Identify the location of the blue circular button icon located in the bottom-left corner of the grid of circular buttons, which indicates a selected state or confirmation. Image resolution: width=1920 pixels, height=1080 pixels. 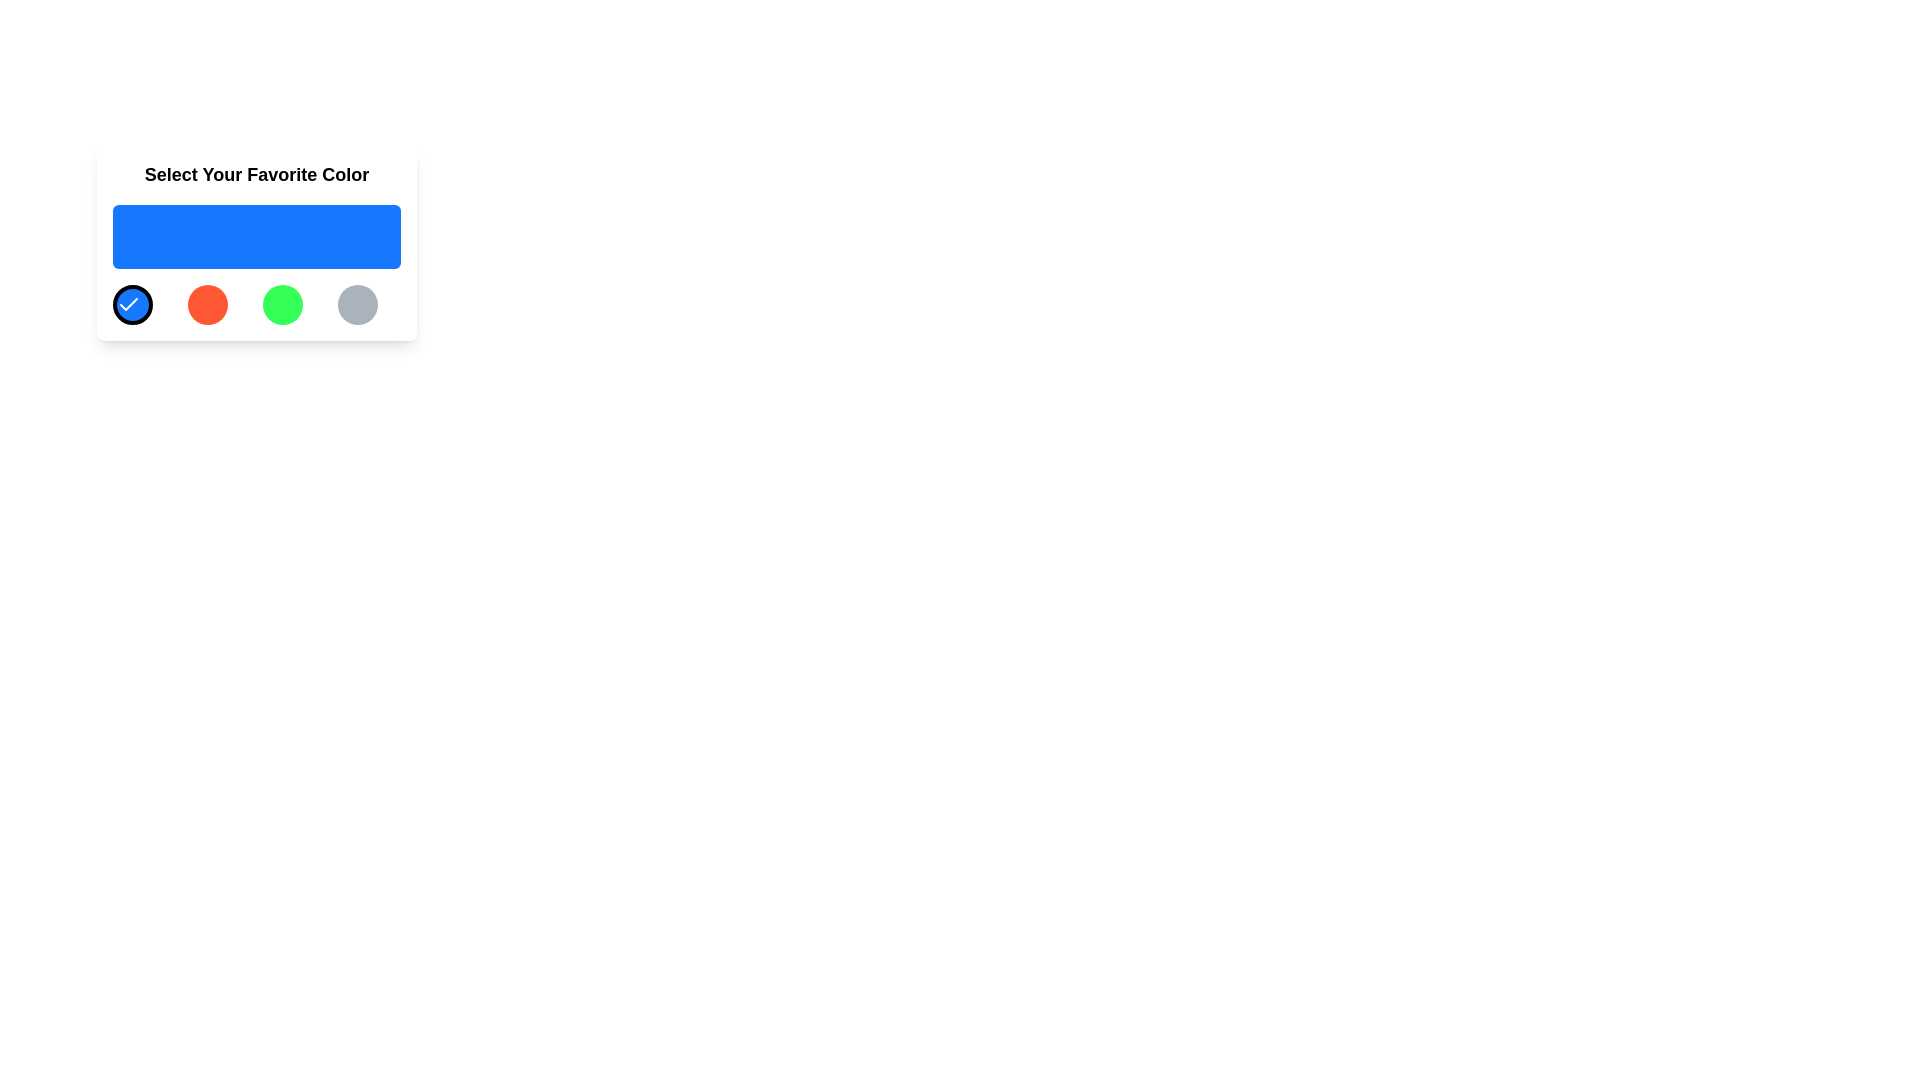
(128, 304).